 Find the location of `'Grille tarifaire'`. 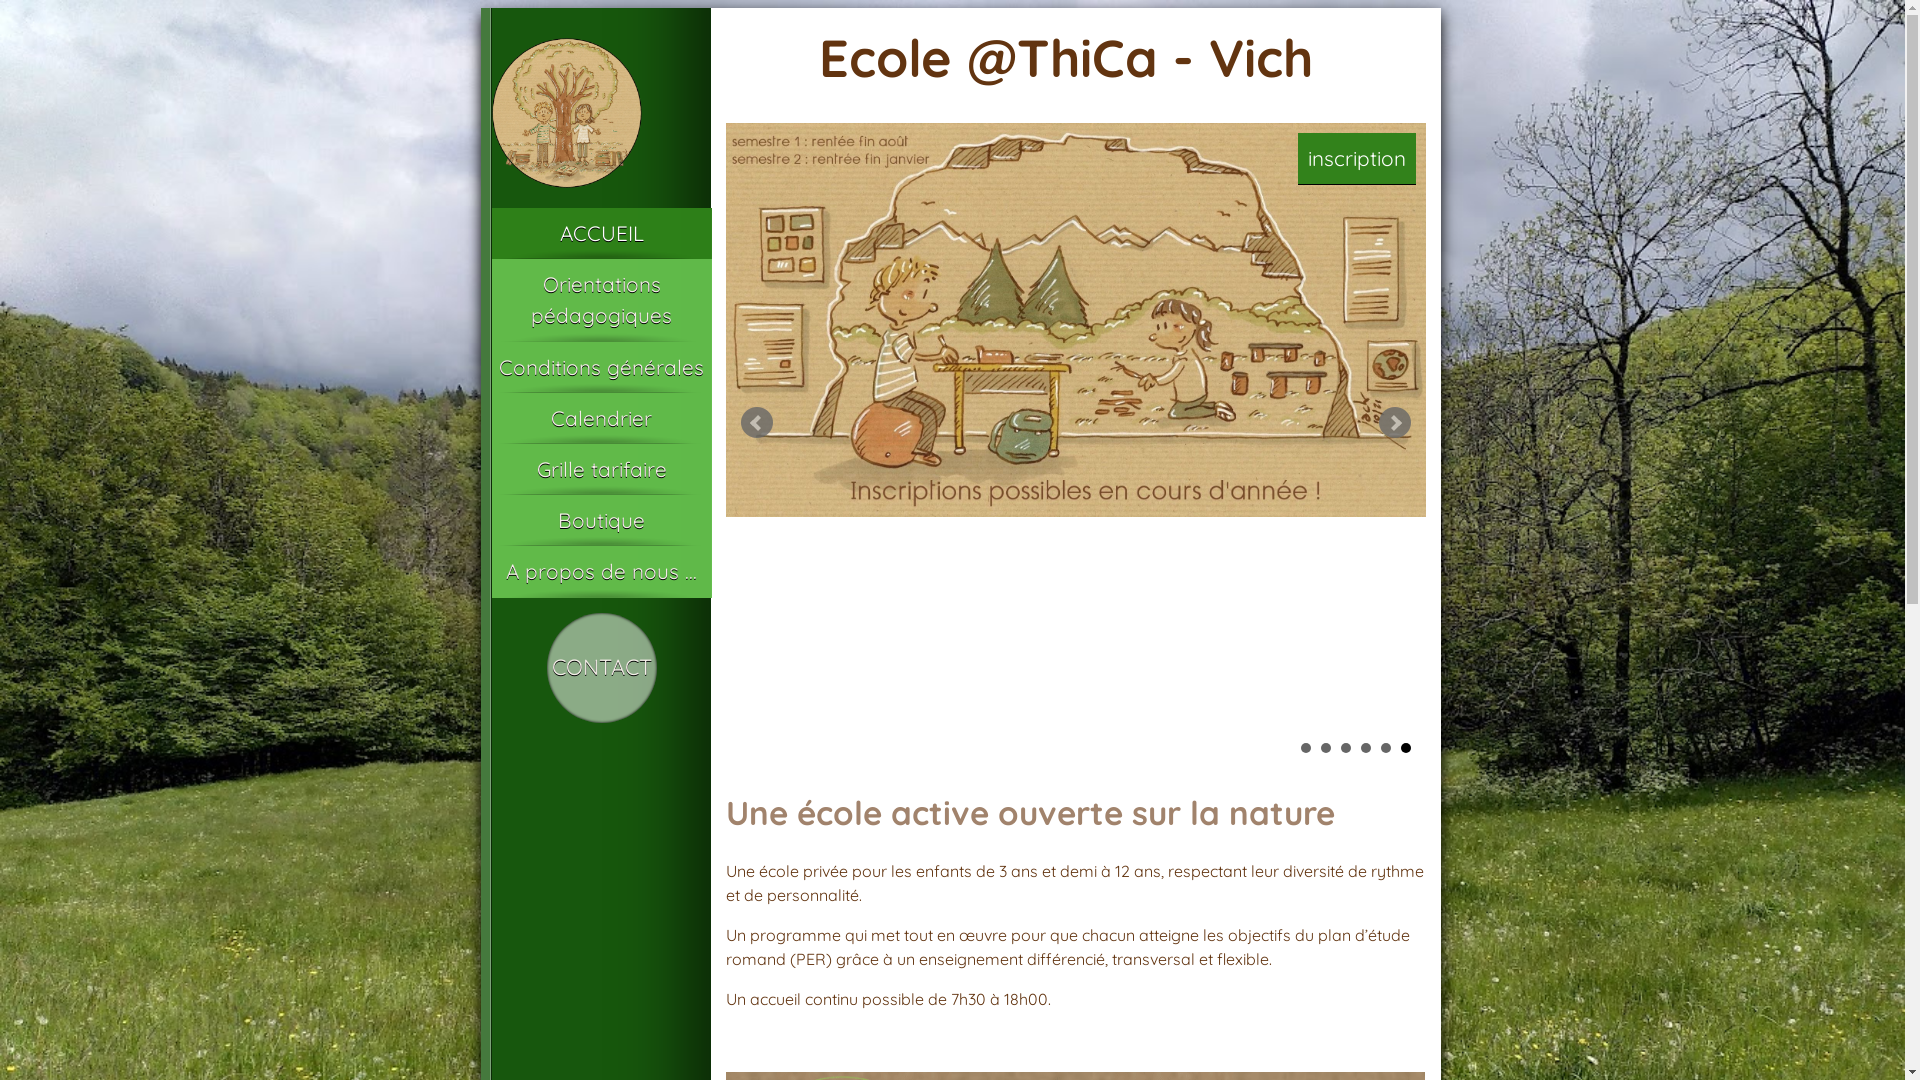

'Grille tarifaire' is located at coordinates (600, 469).